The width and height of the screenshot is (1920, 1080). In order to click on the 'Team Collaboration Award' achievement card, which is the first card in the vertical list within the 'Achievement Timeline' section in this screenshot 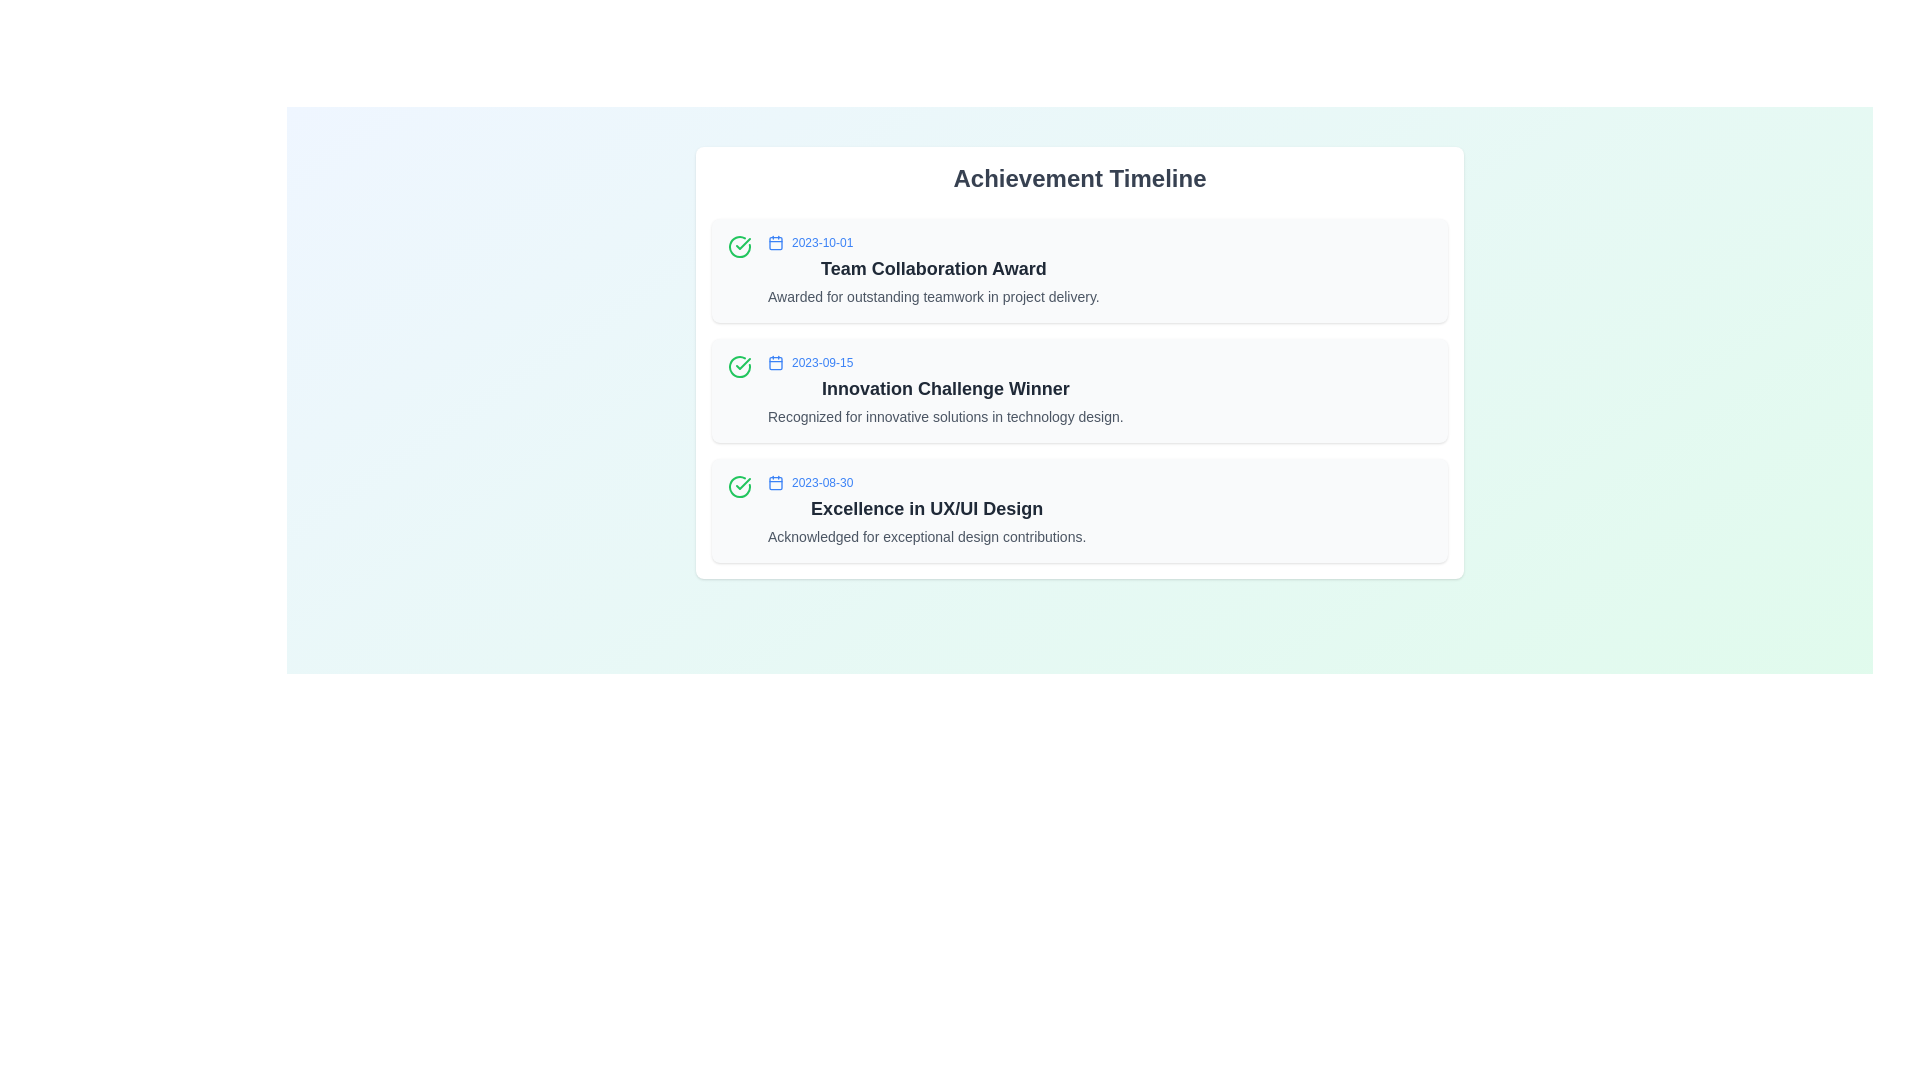, I will do `click(1079, 270)`.